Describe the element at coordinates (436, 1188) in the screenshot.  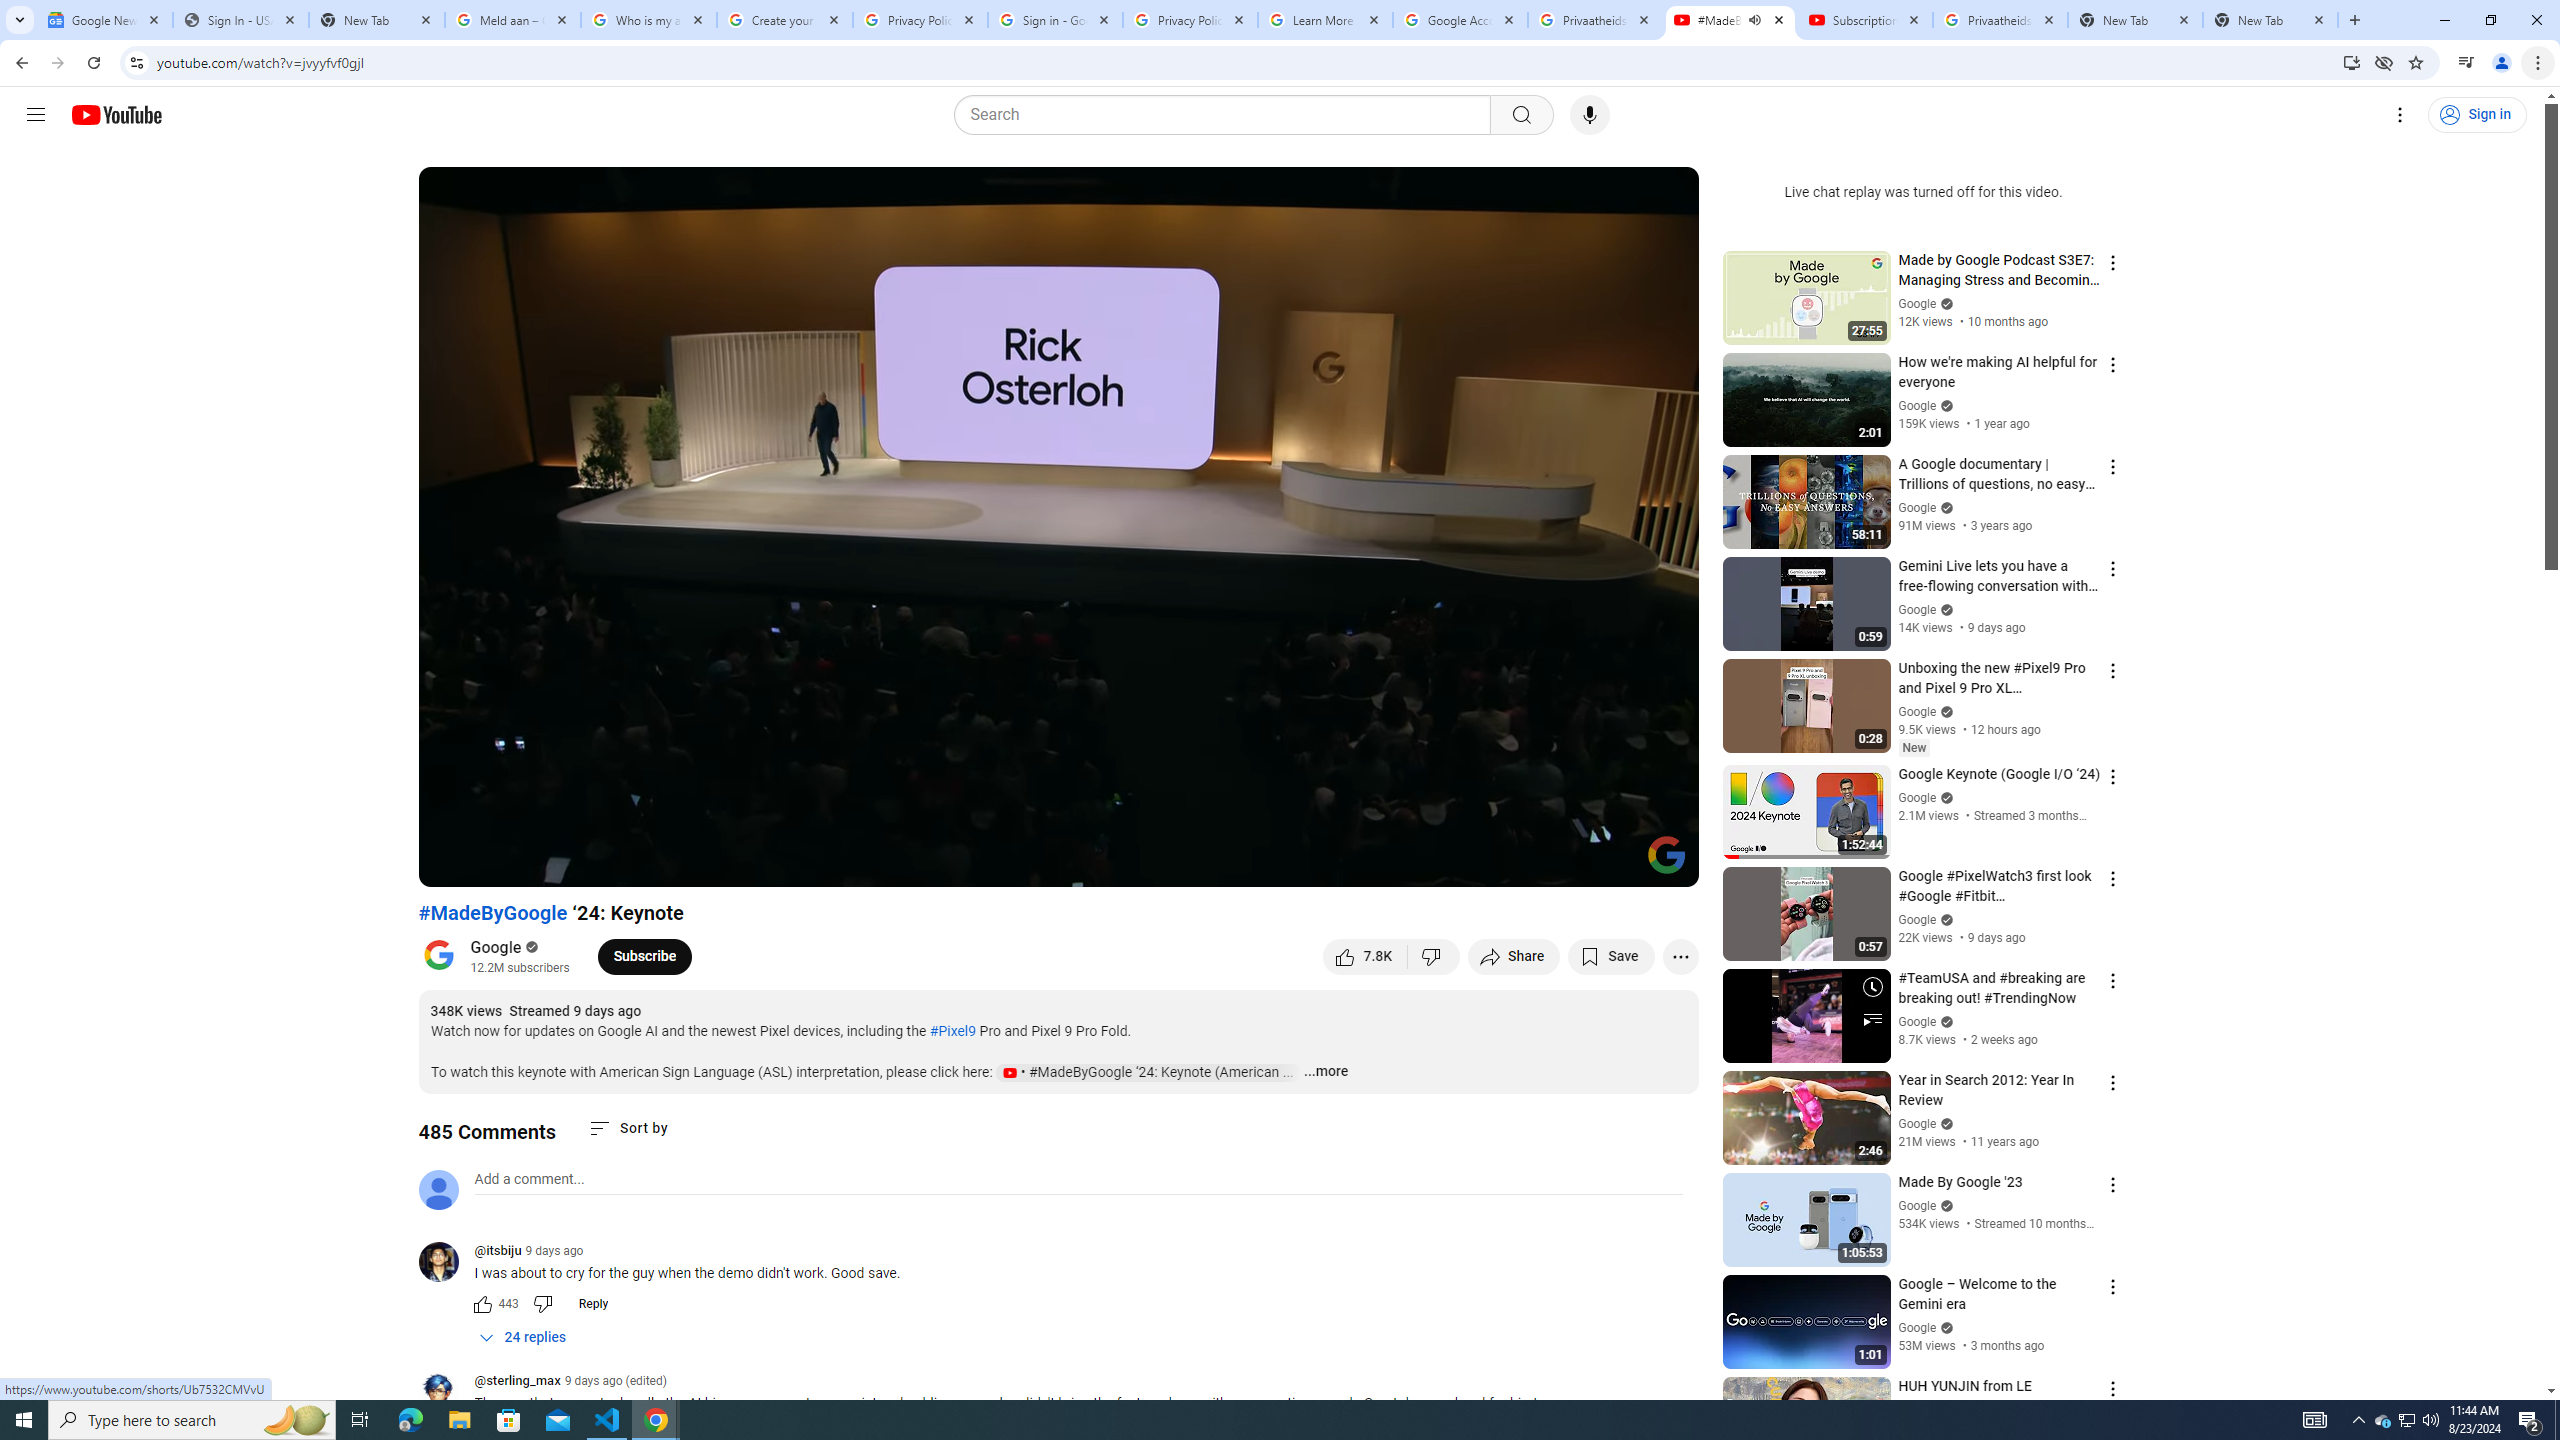
I see `'Default profile photo'` at that location.